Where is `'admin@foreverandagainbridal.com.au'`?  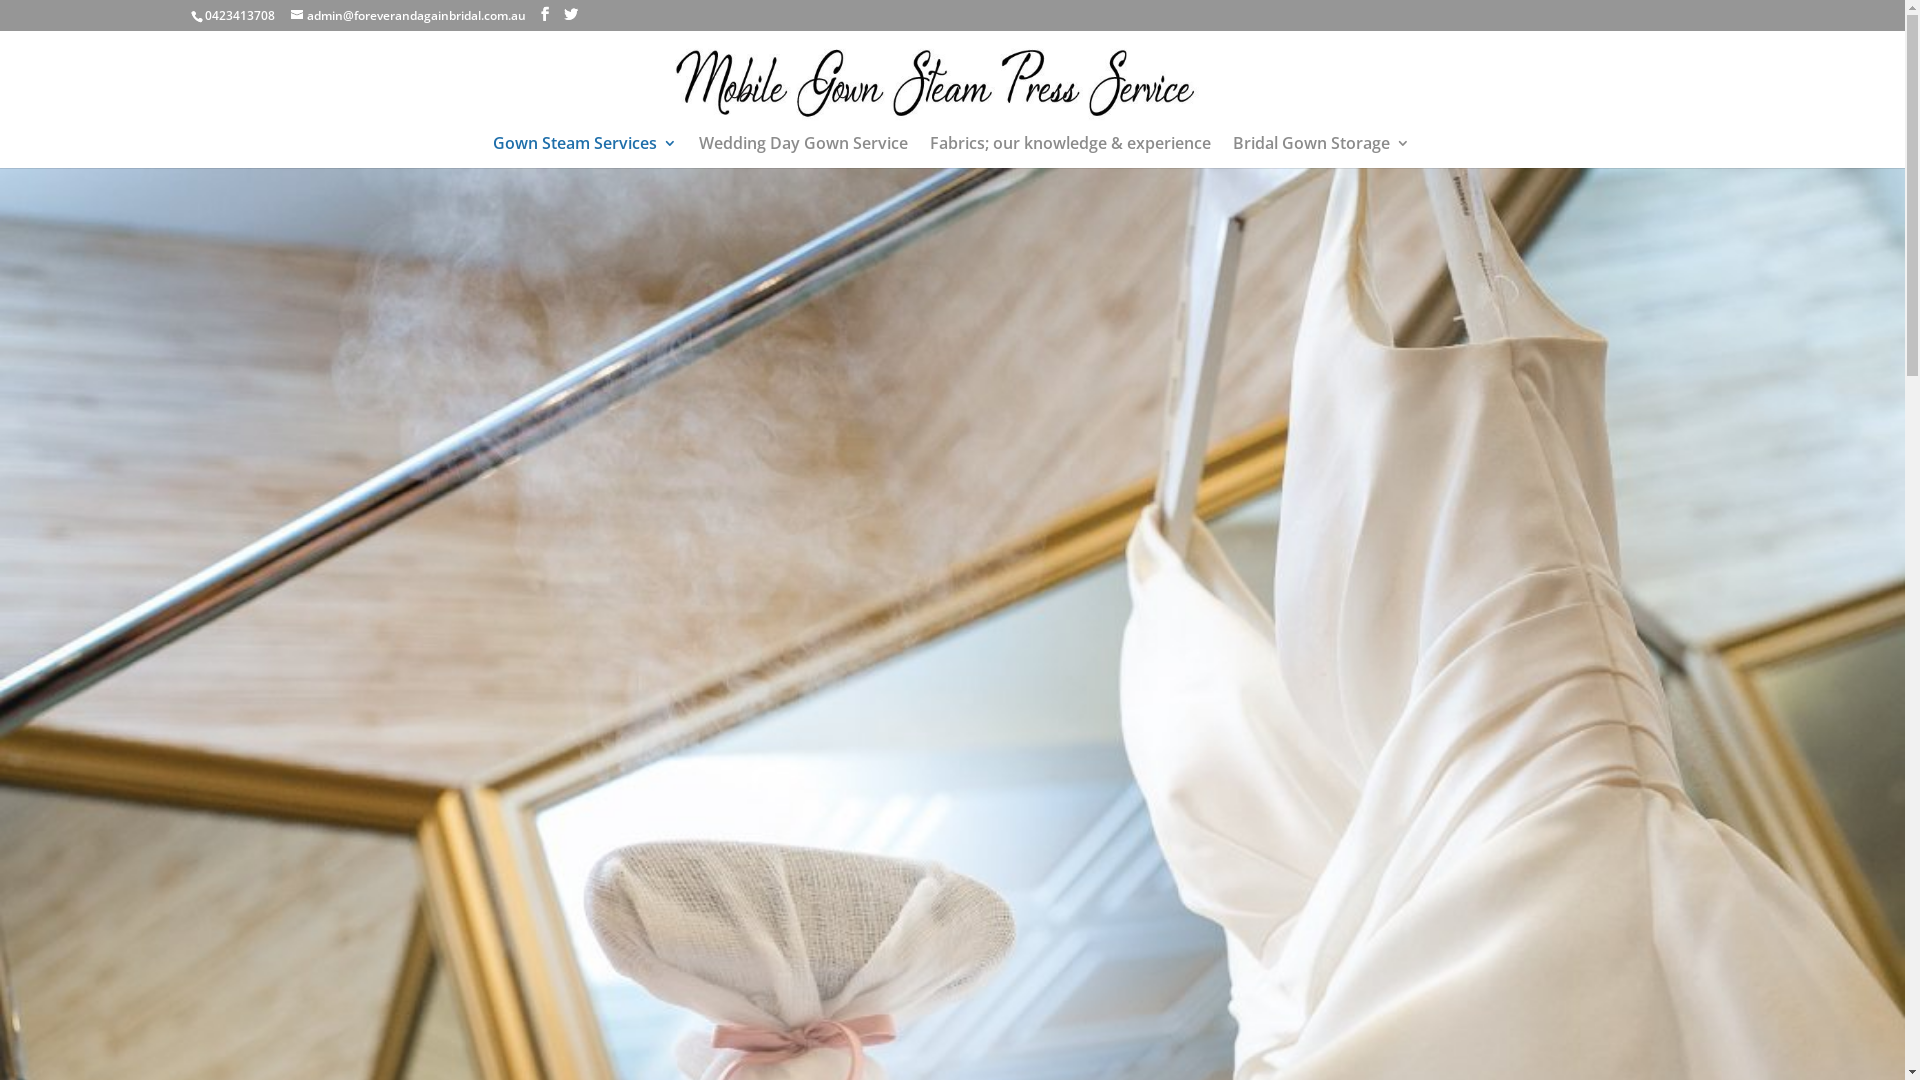
'admin@foreverandagainbridal.com.au' is located at coordinates (406, 15).